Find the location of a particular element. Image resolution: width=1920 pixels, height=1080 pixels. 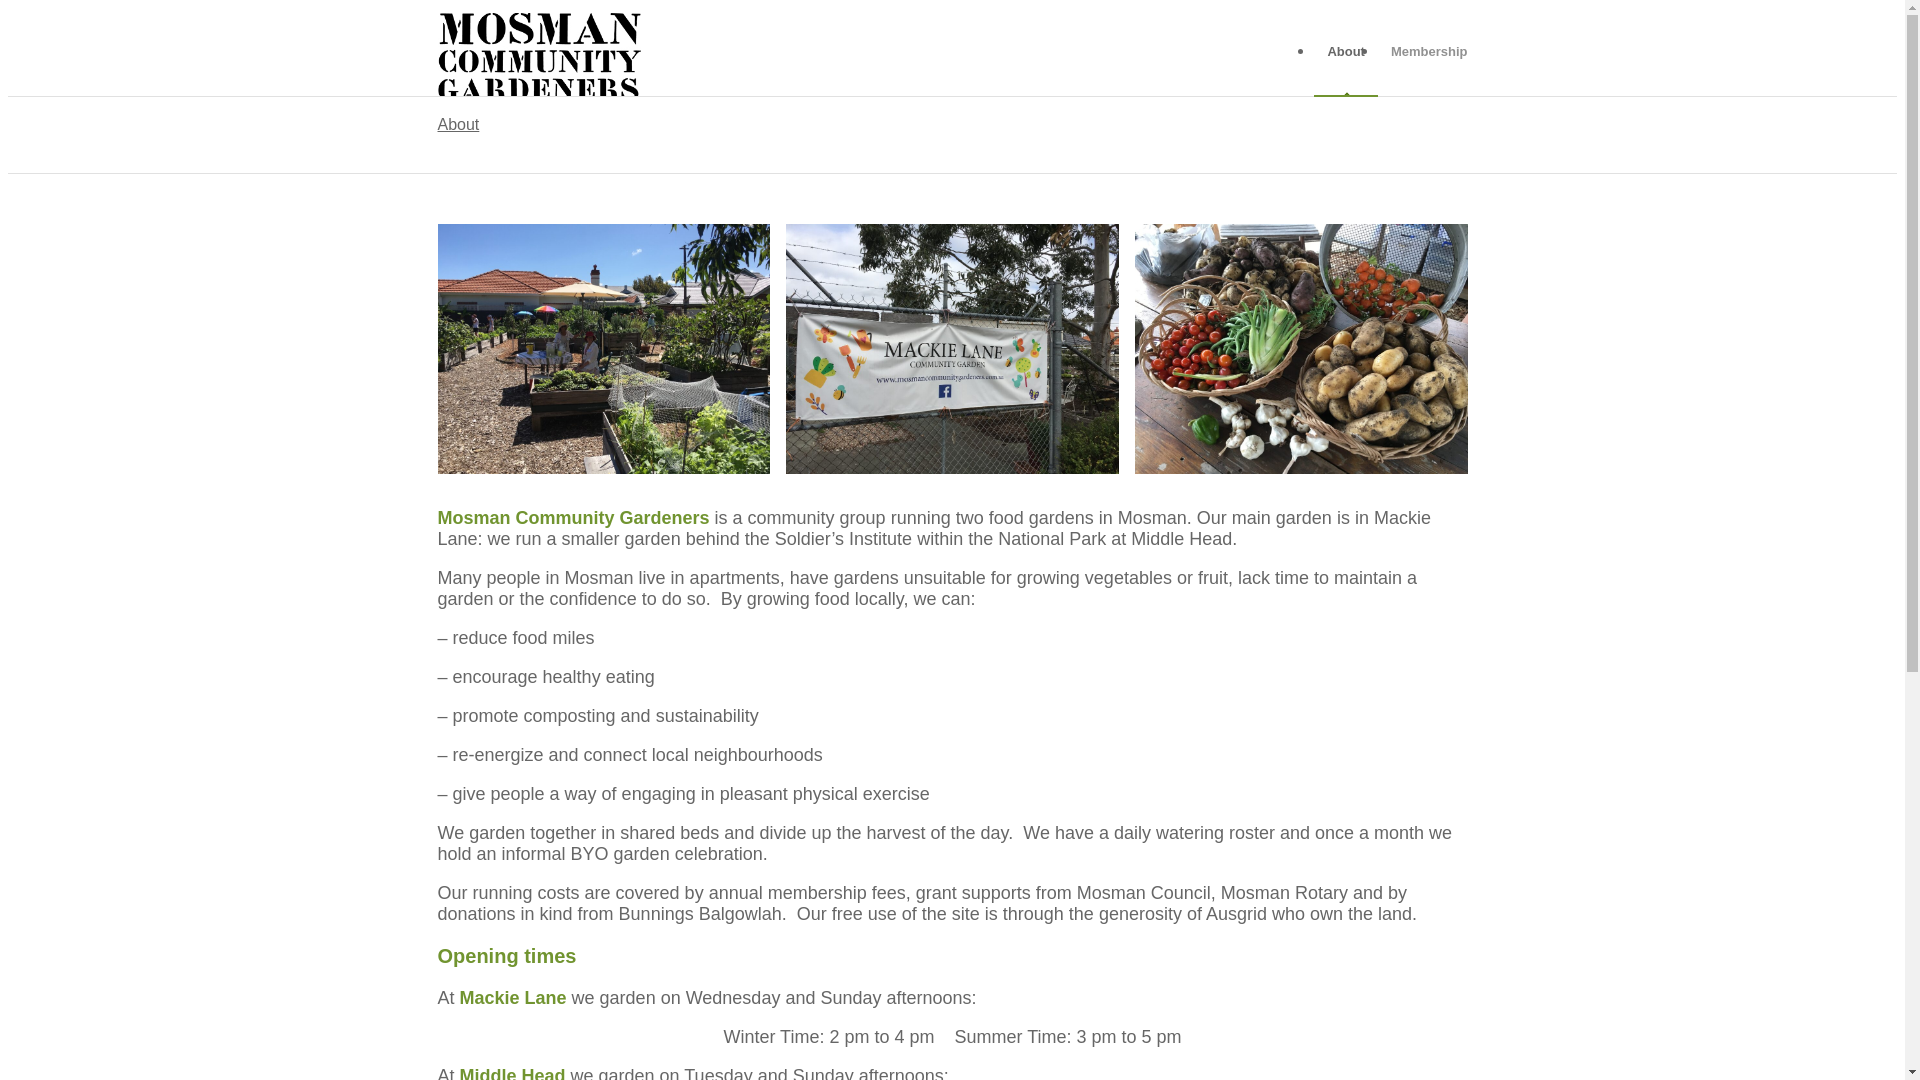

'Membership' is located at coordinates (1421, 50).